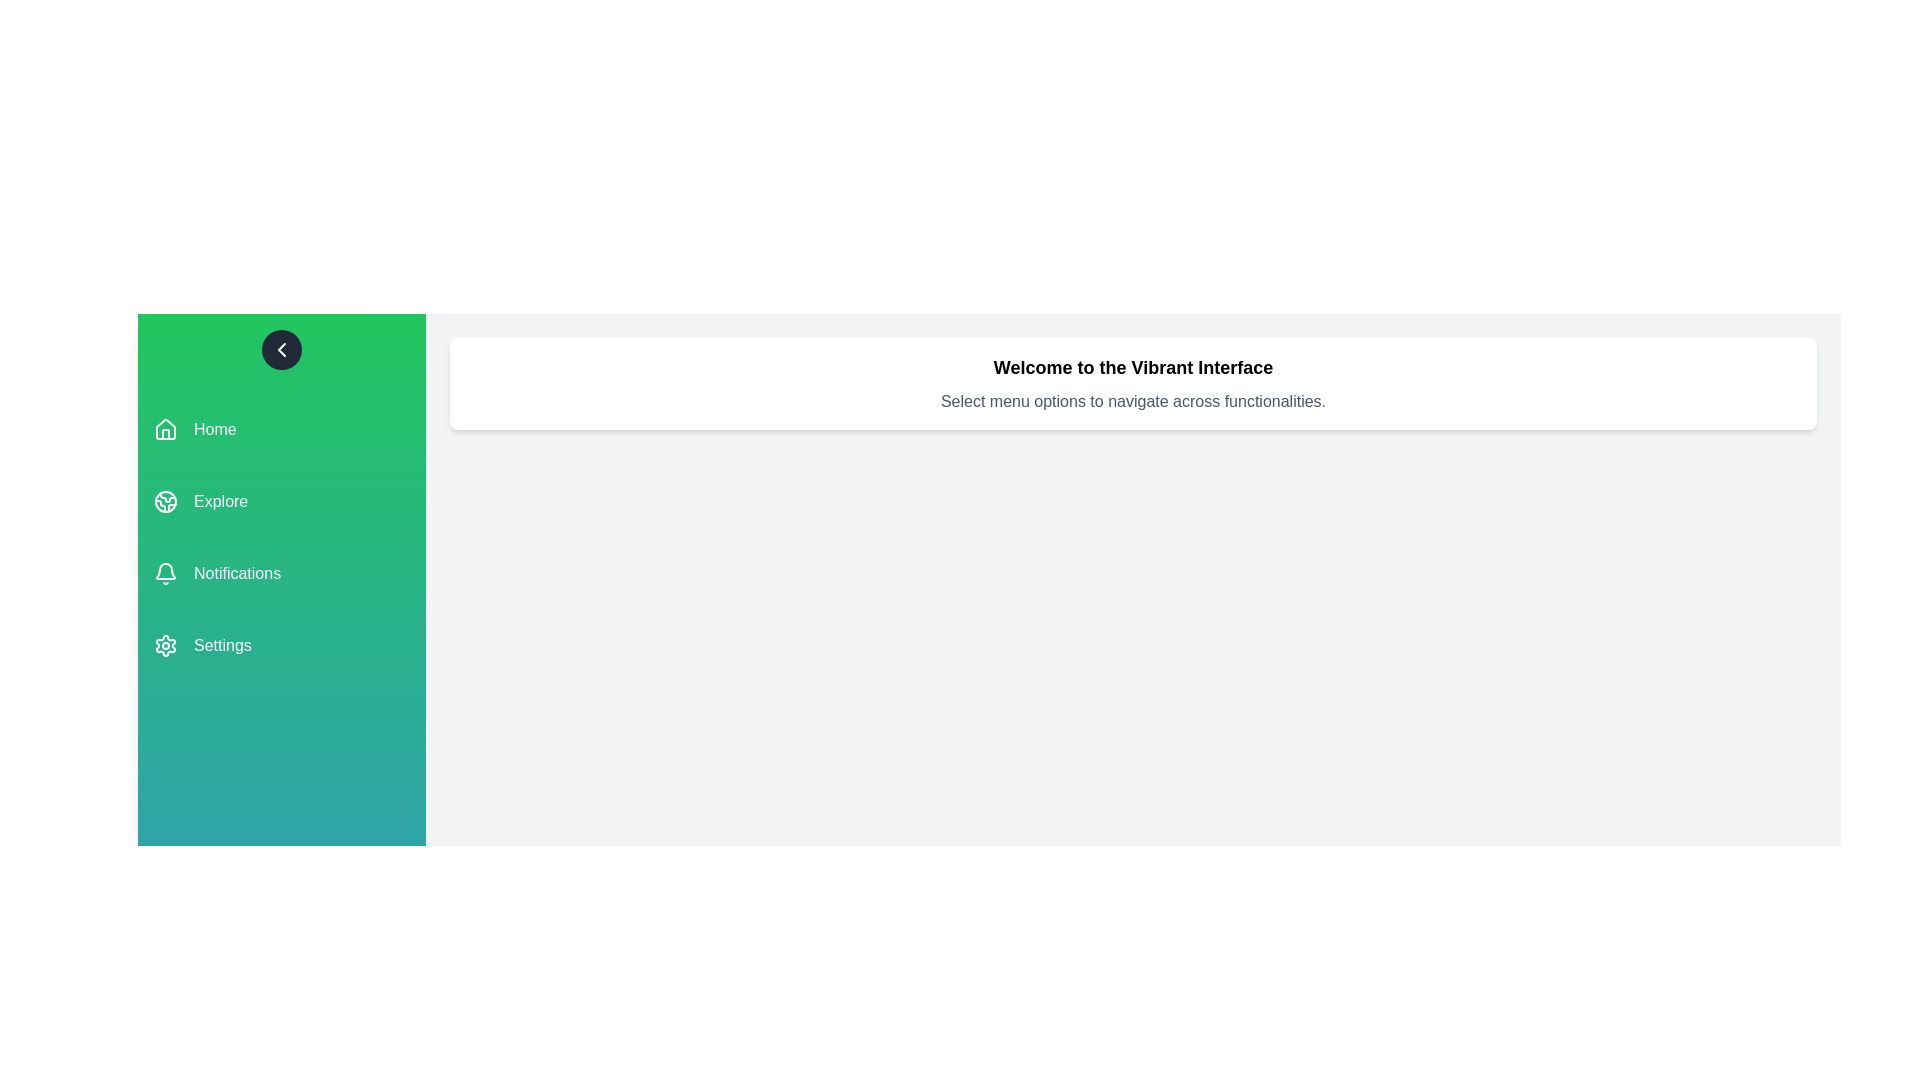  I want to click on the menu item Notifications to view its hover effect, so click(281, 574).